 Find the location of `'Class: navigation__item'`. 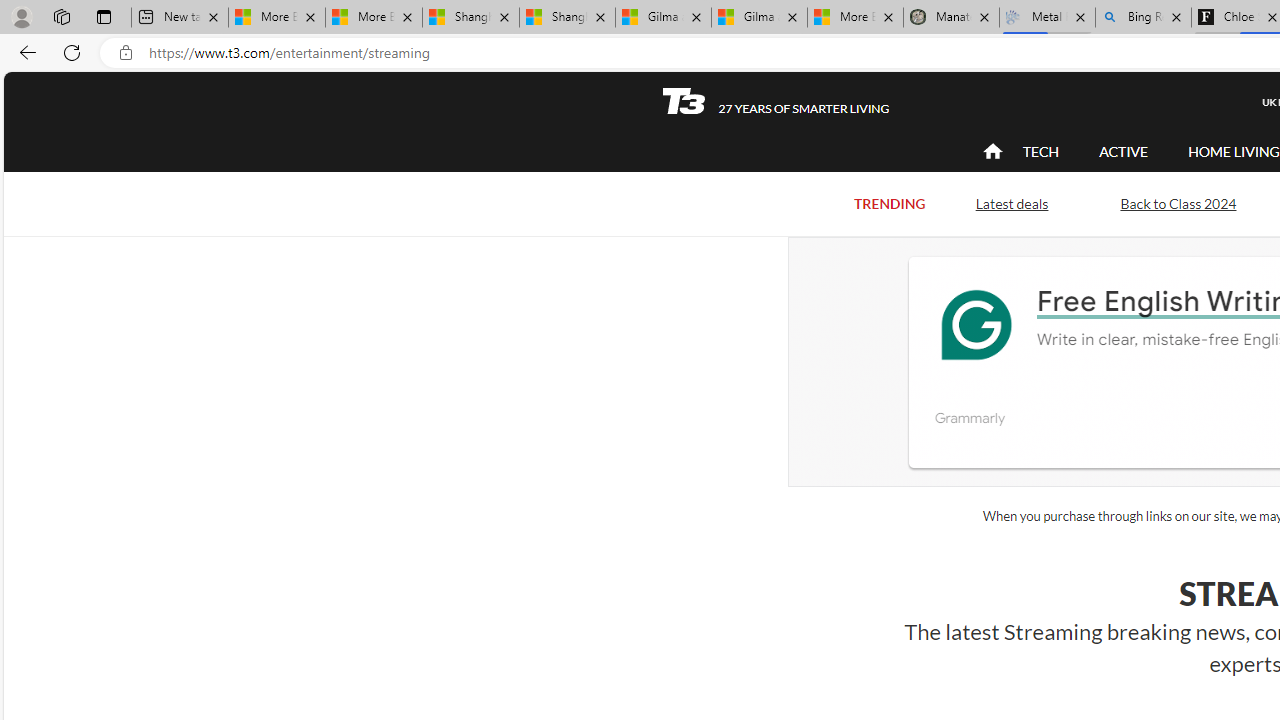

'Class: navigation__item' is located at coordinates (990, 150).